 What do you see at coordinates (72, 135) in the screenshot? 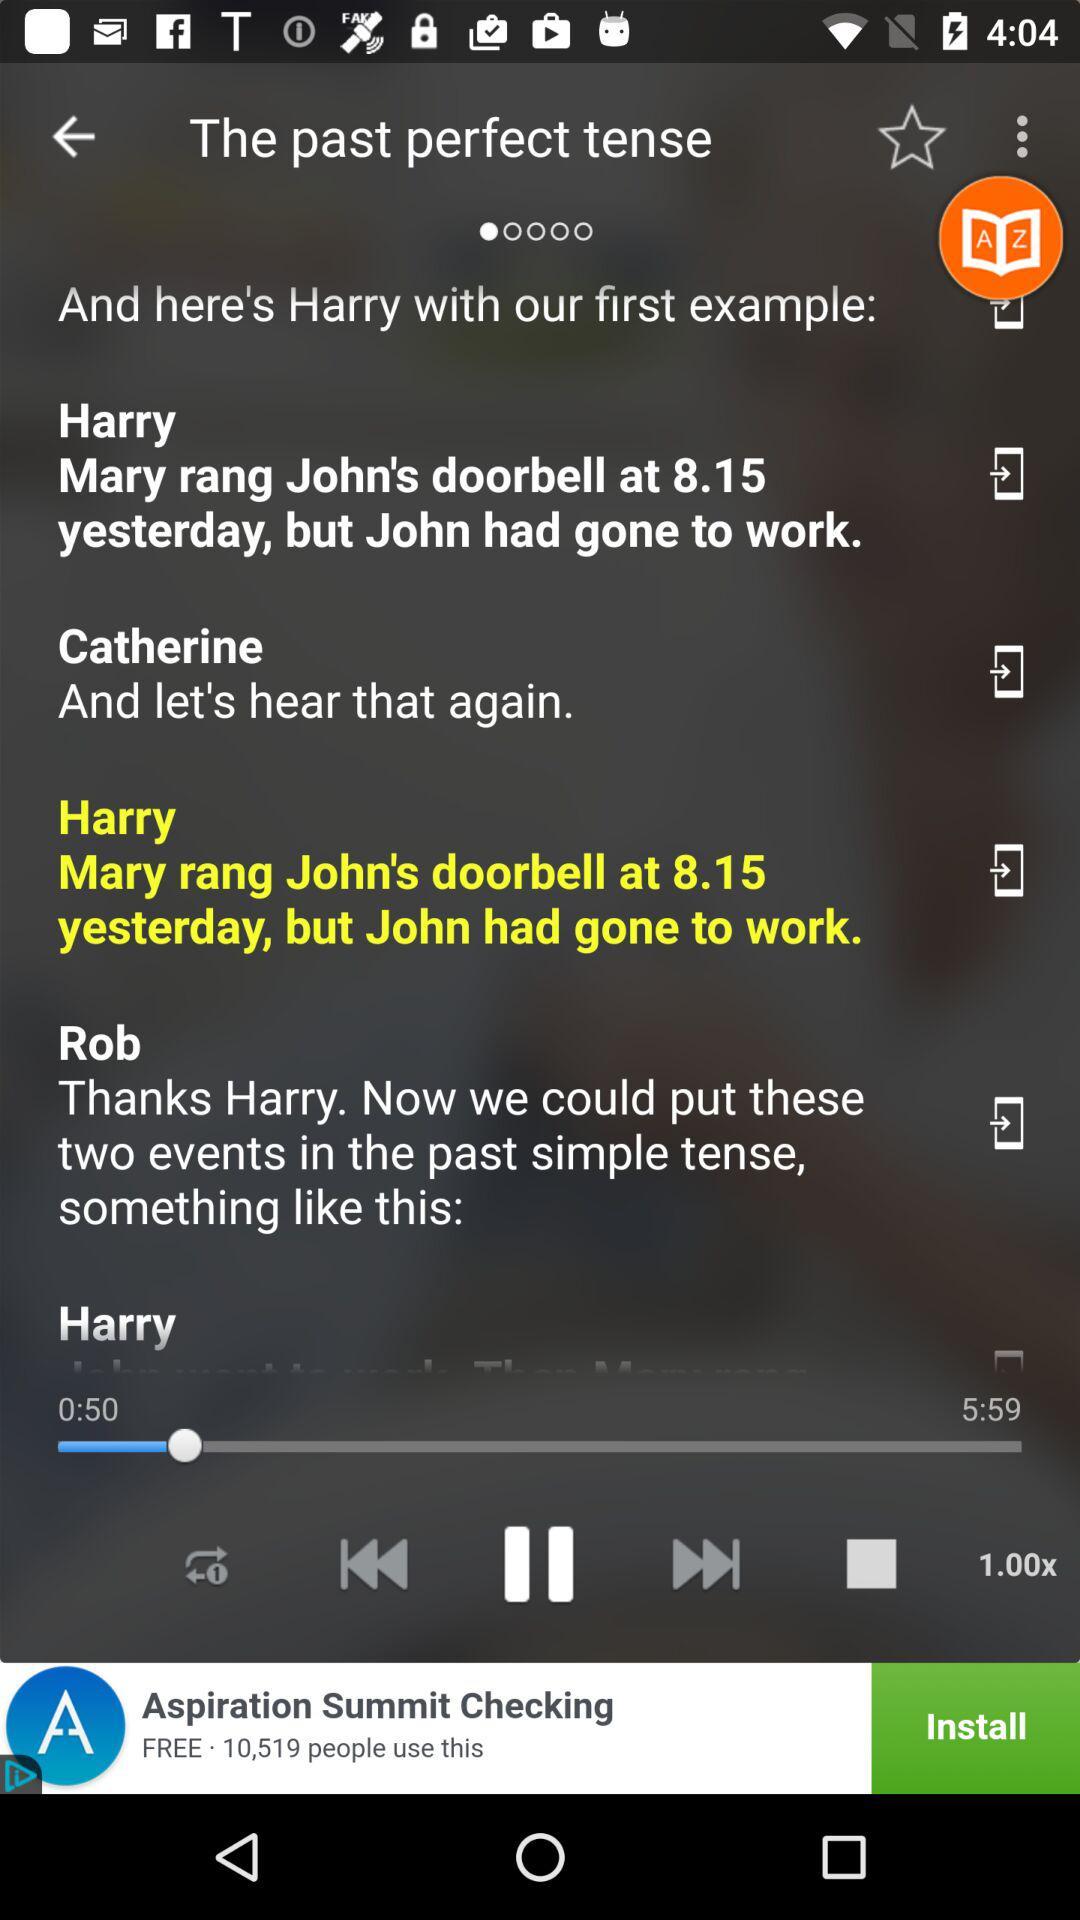
I see `go back` at bounding box center [72, 135].